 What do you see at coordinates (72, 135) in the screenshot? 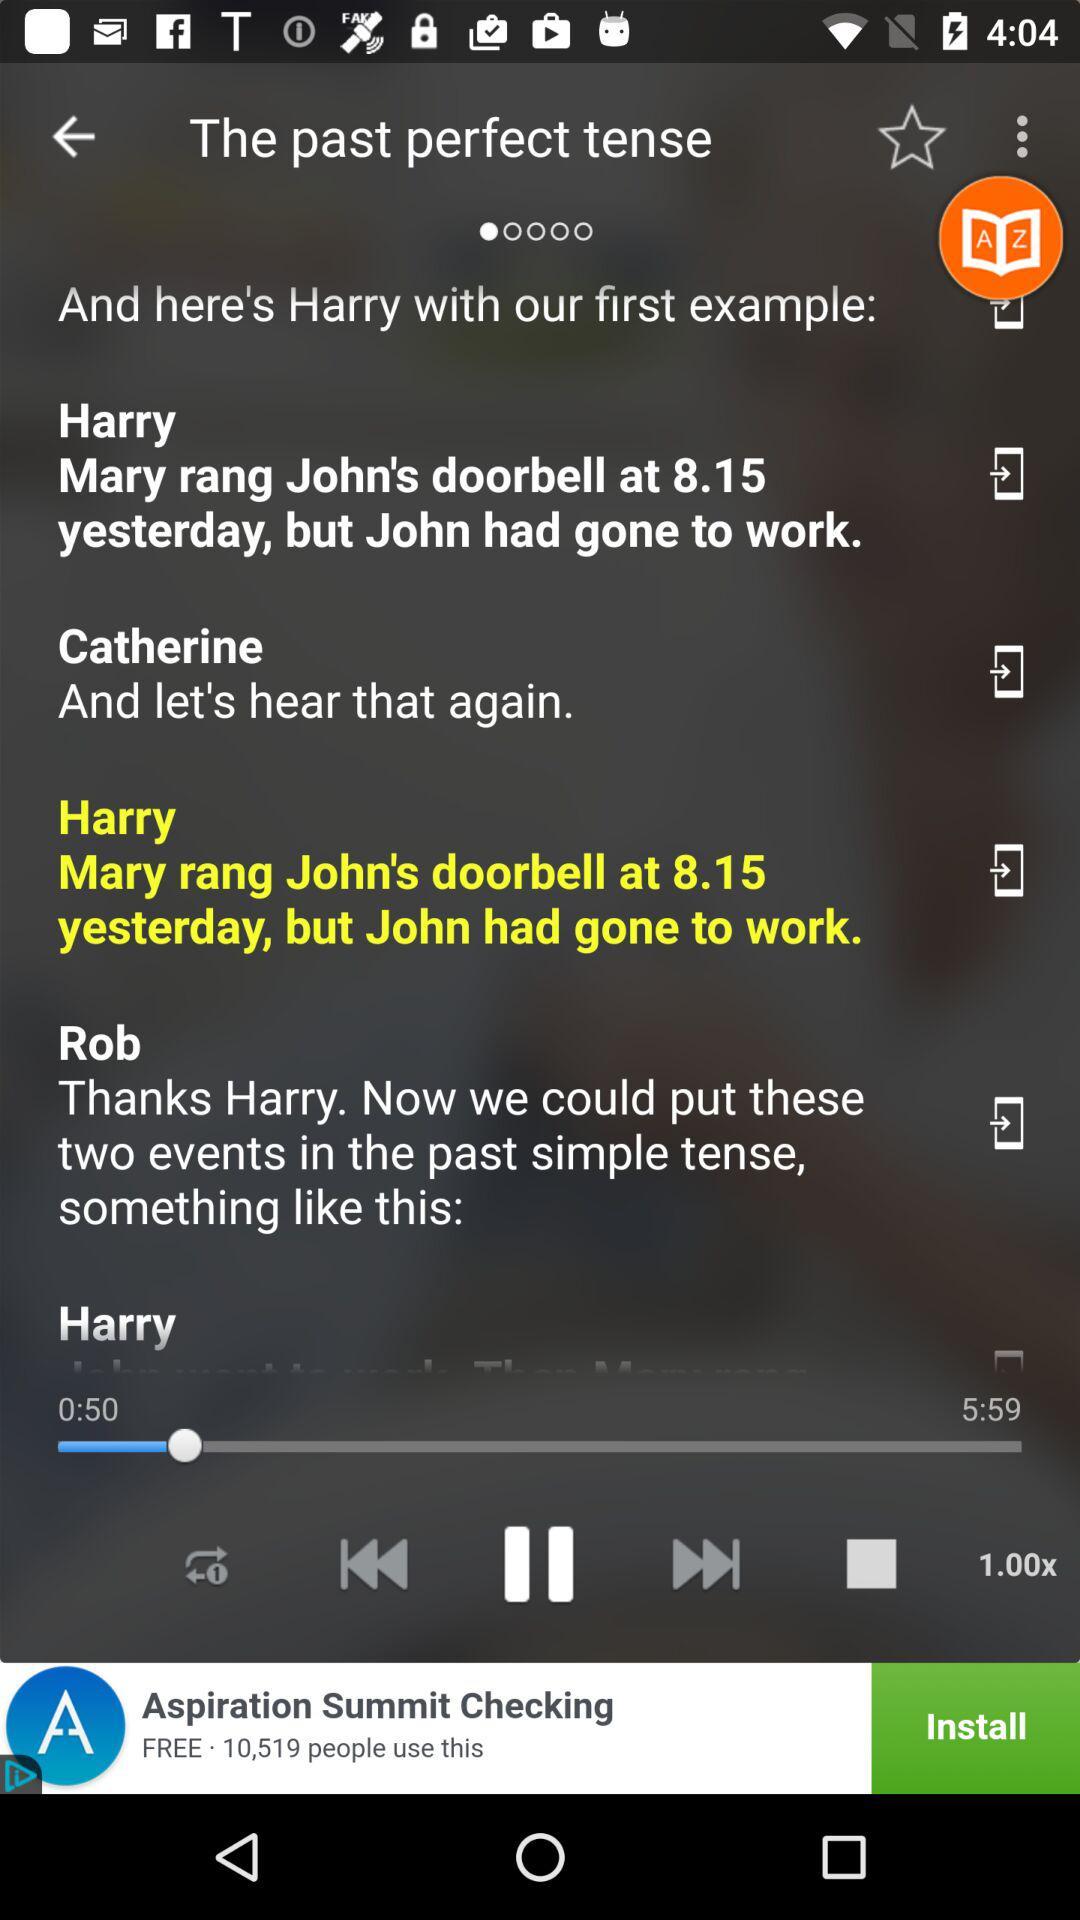
I see `go back` at bounding box center [72, 135].